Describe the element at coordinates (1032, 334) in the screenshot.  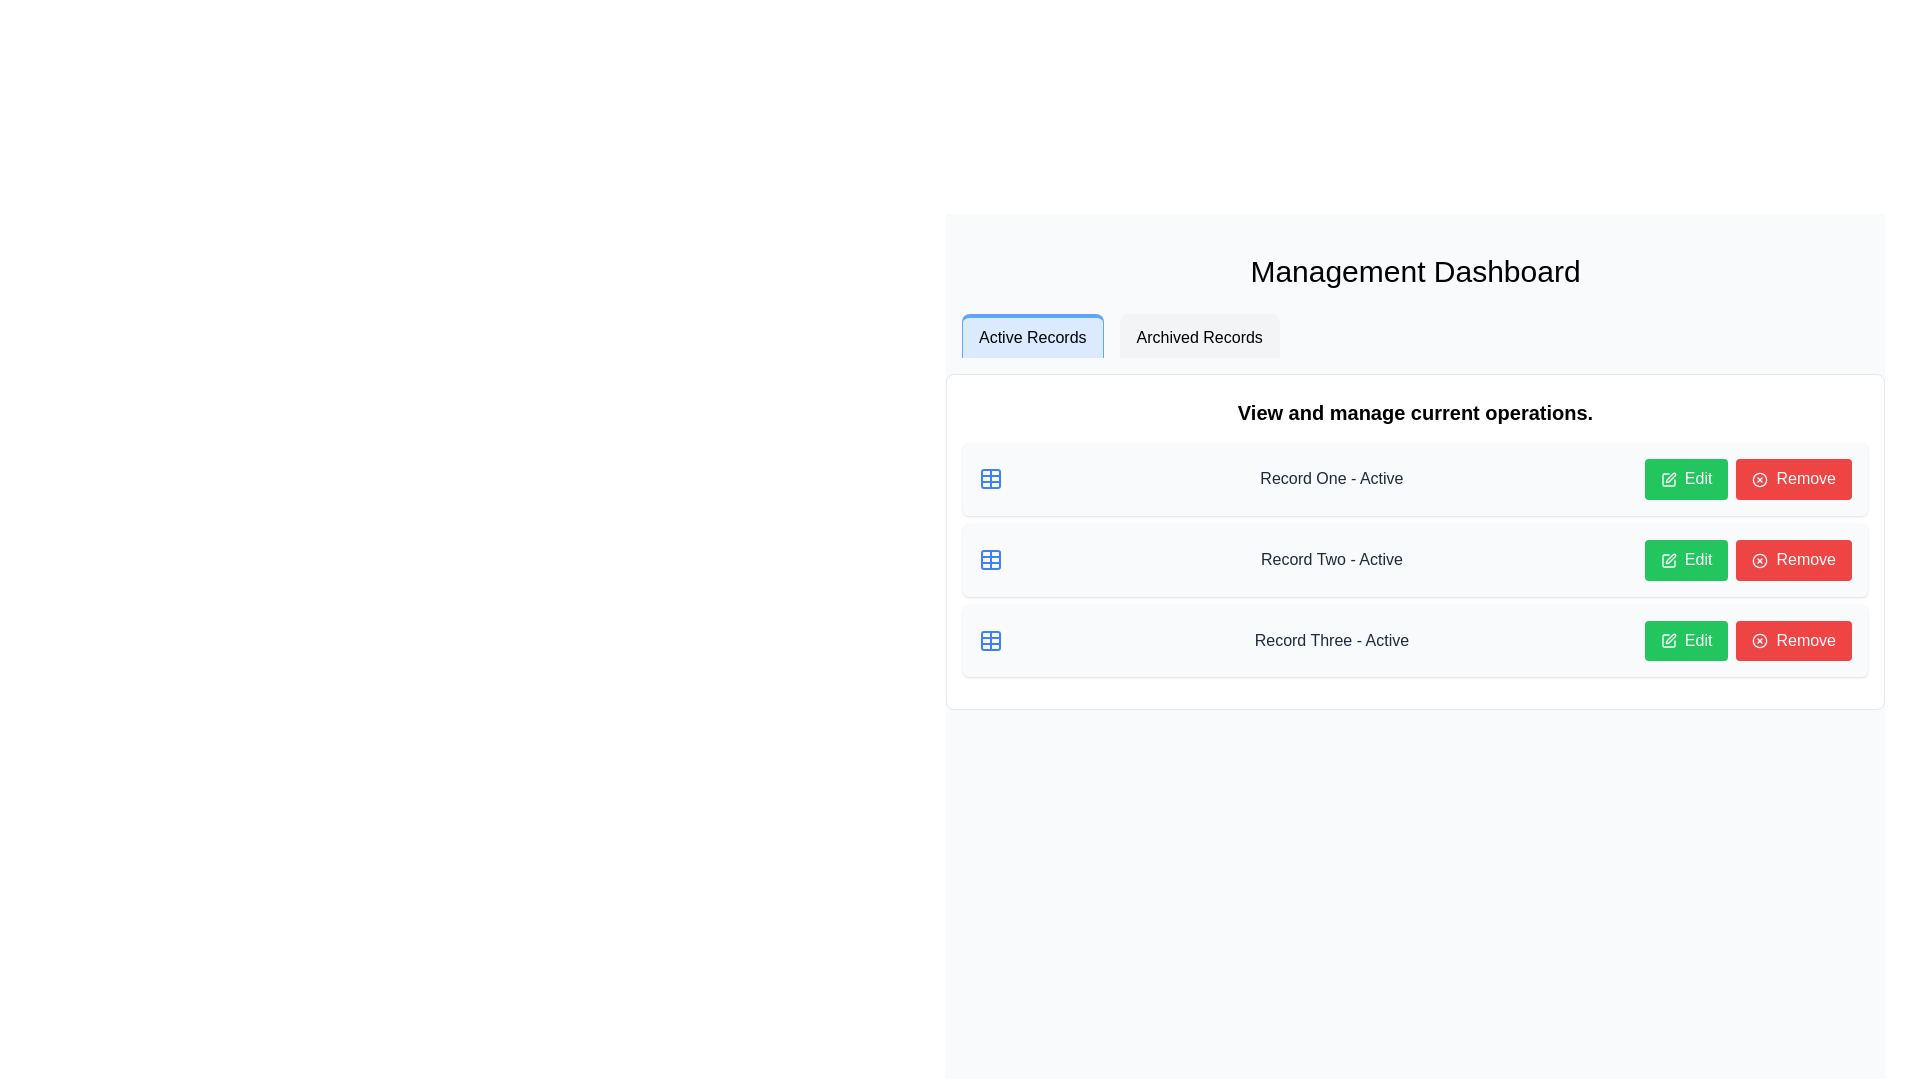
I see `the 'Active Records' Navigation Tab element` at that location.